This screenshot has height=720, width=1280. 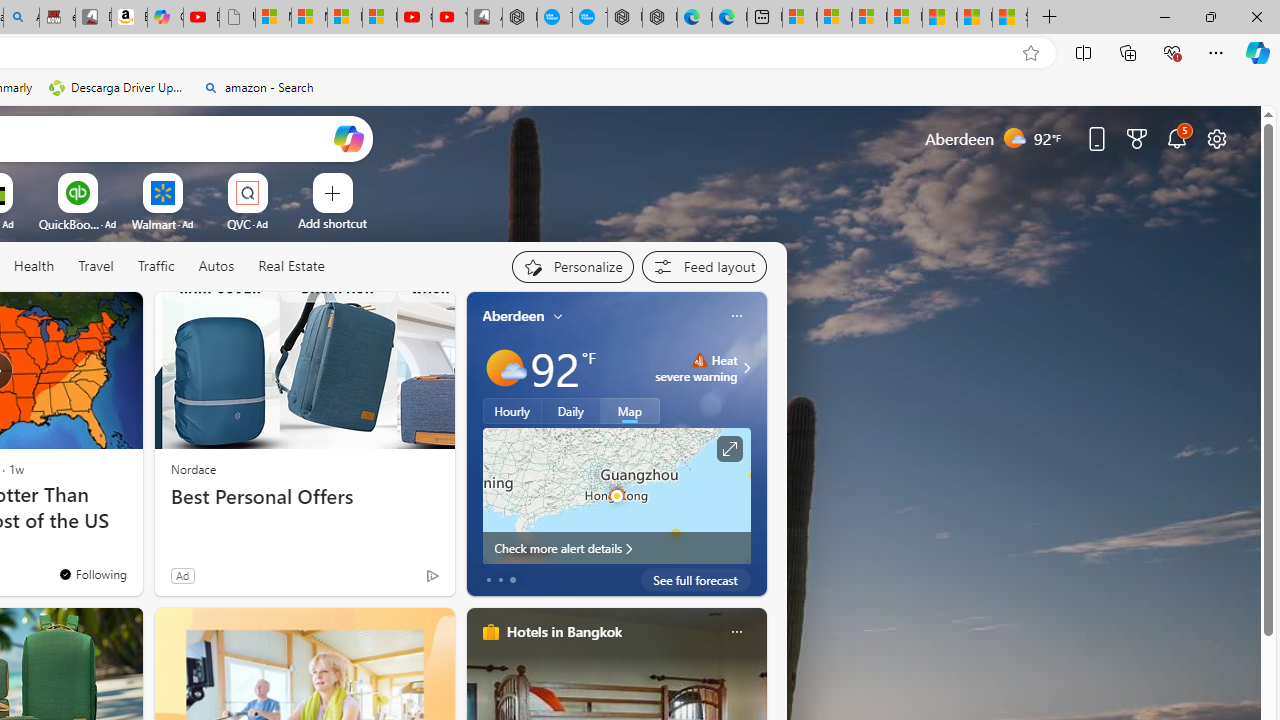 I want to click on 'Mostly sunny', so click(x=504, y=368).